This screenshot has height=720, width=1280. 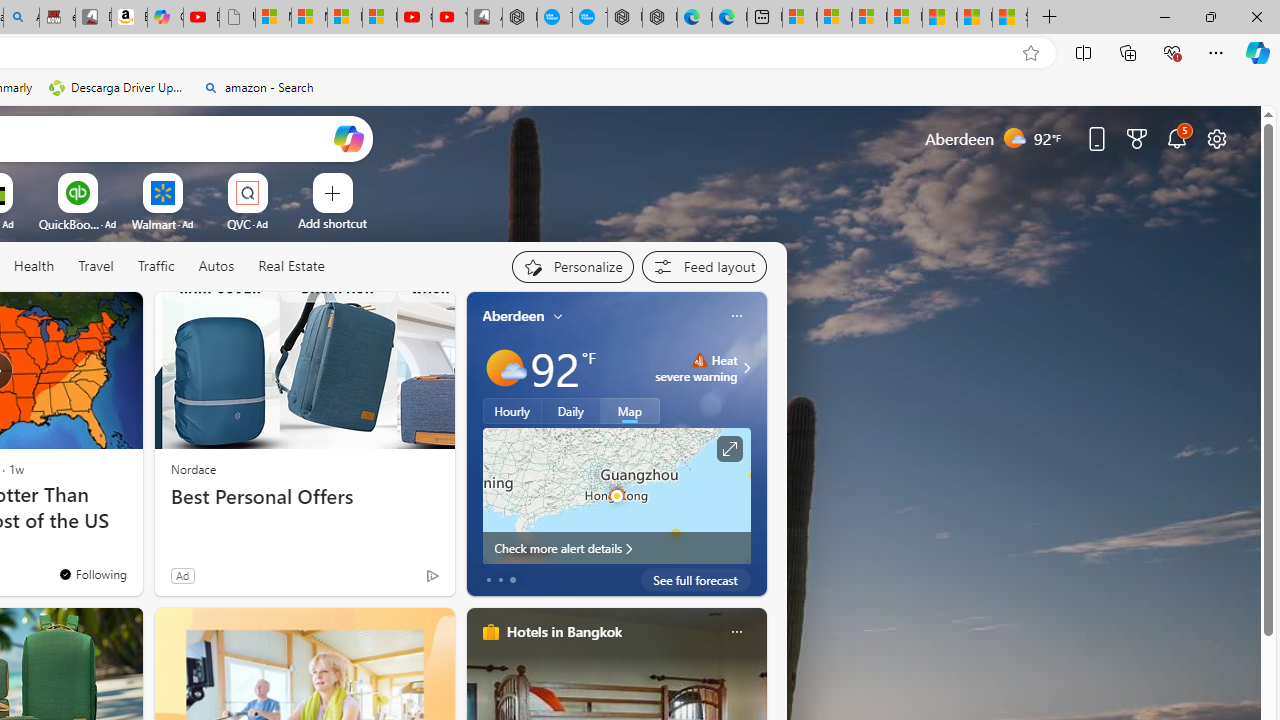 I want to click on 'Mostly sunny', so click(x=504, y=368).